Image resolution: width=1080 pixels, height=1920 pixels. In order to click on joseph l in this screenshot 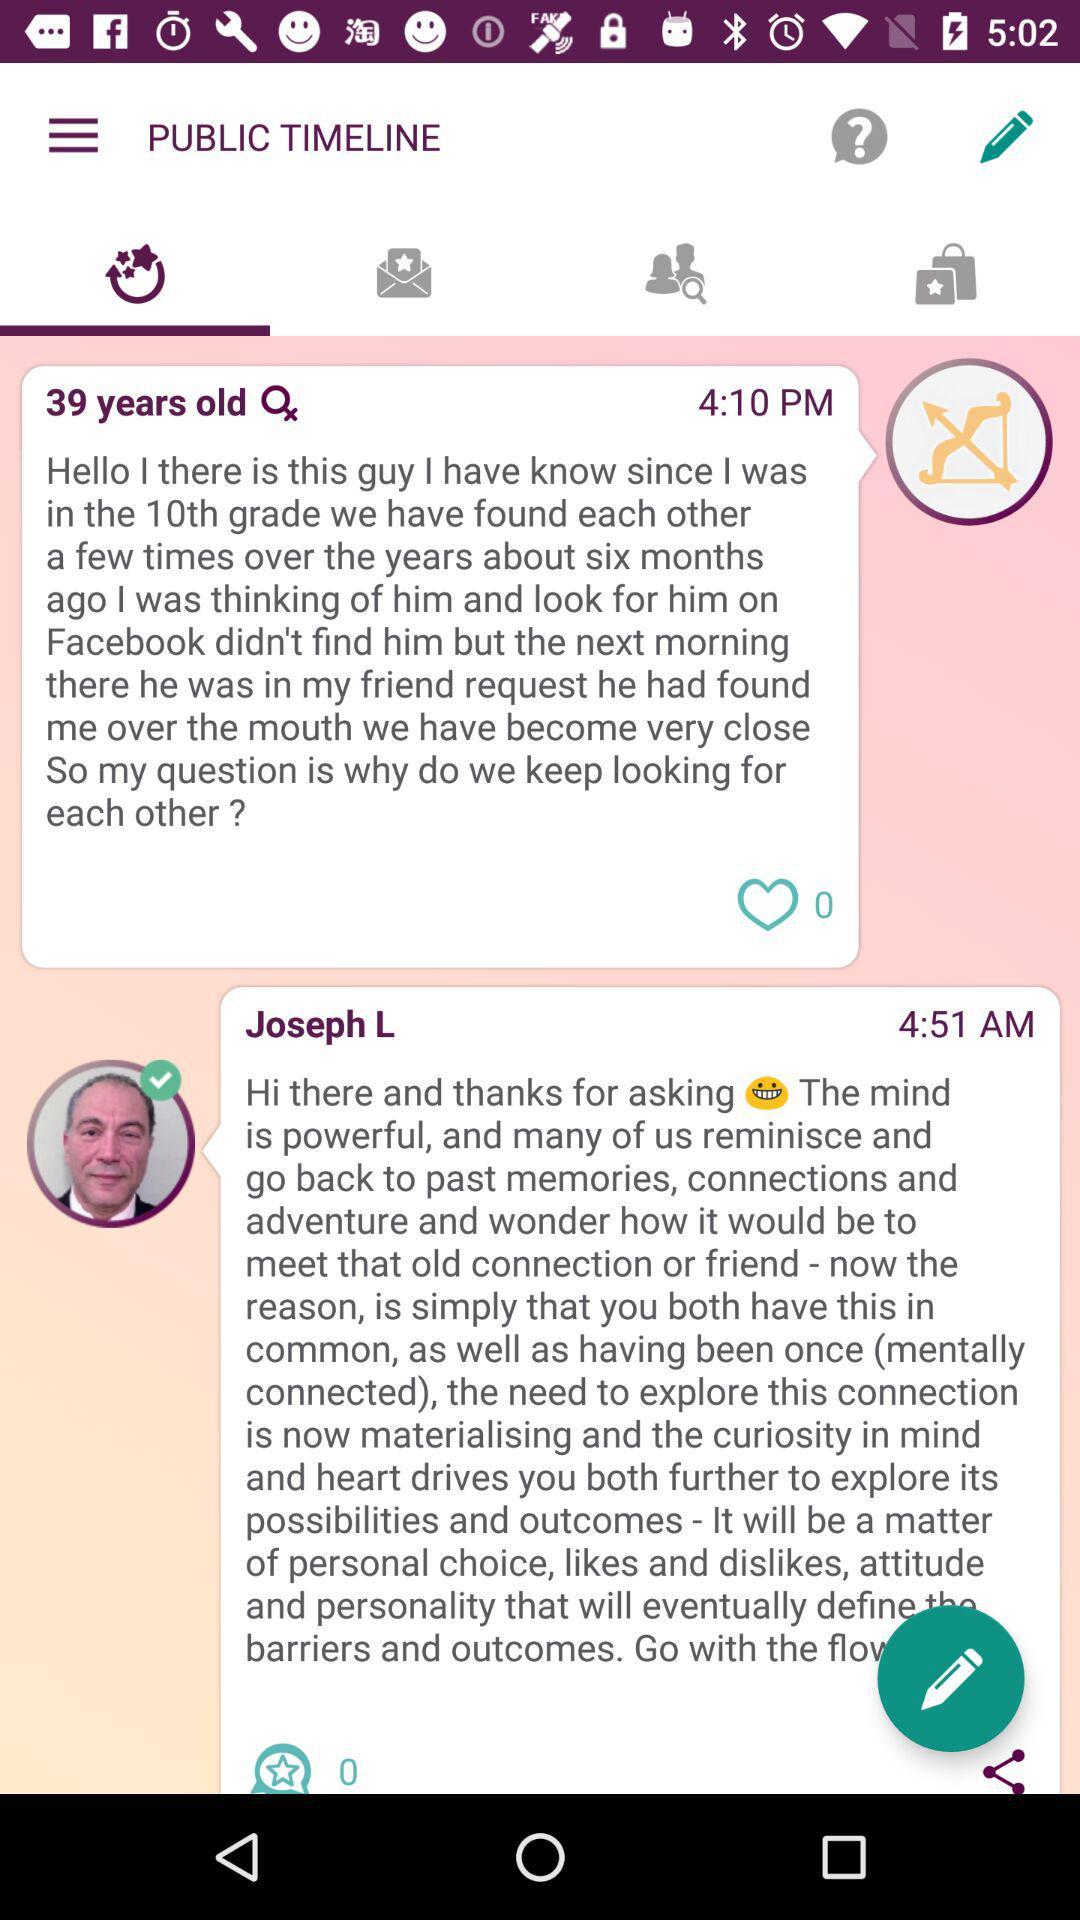, I will do `click(313, 1029)`.